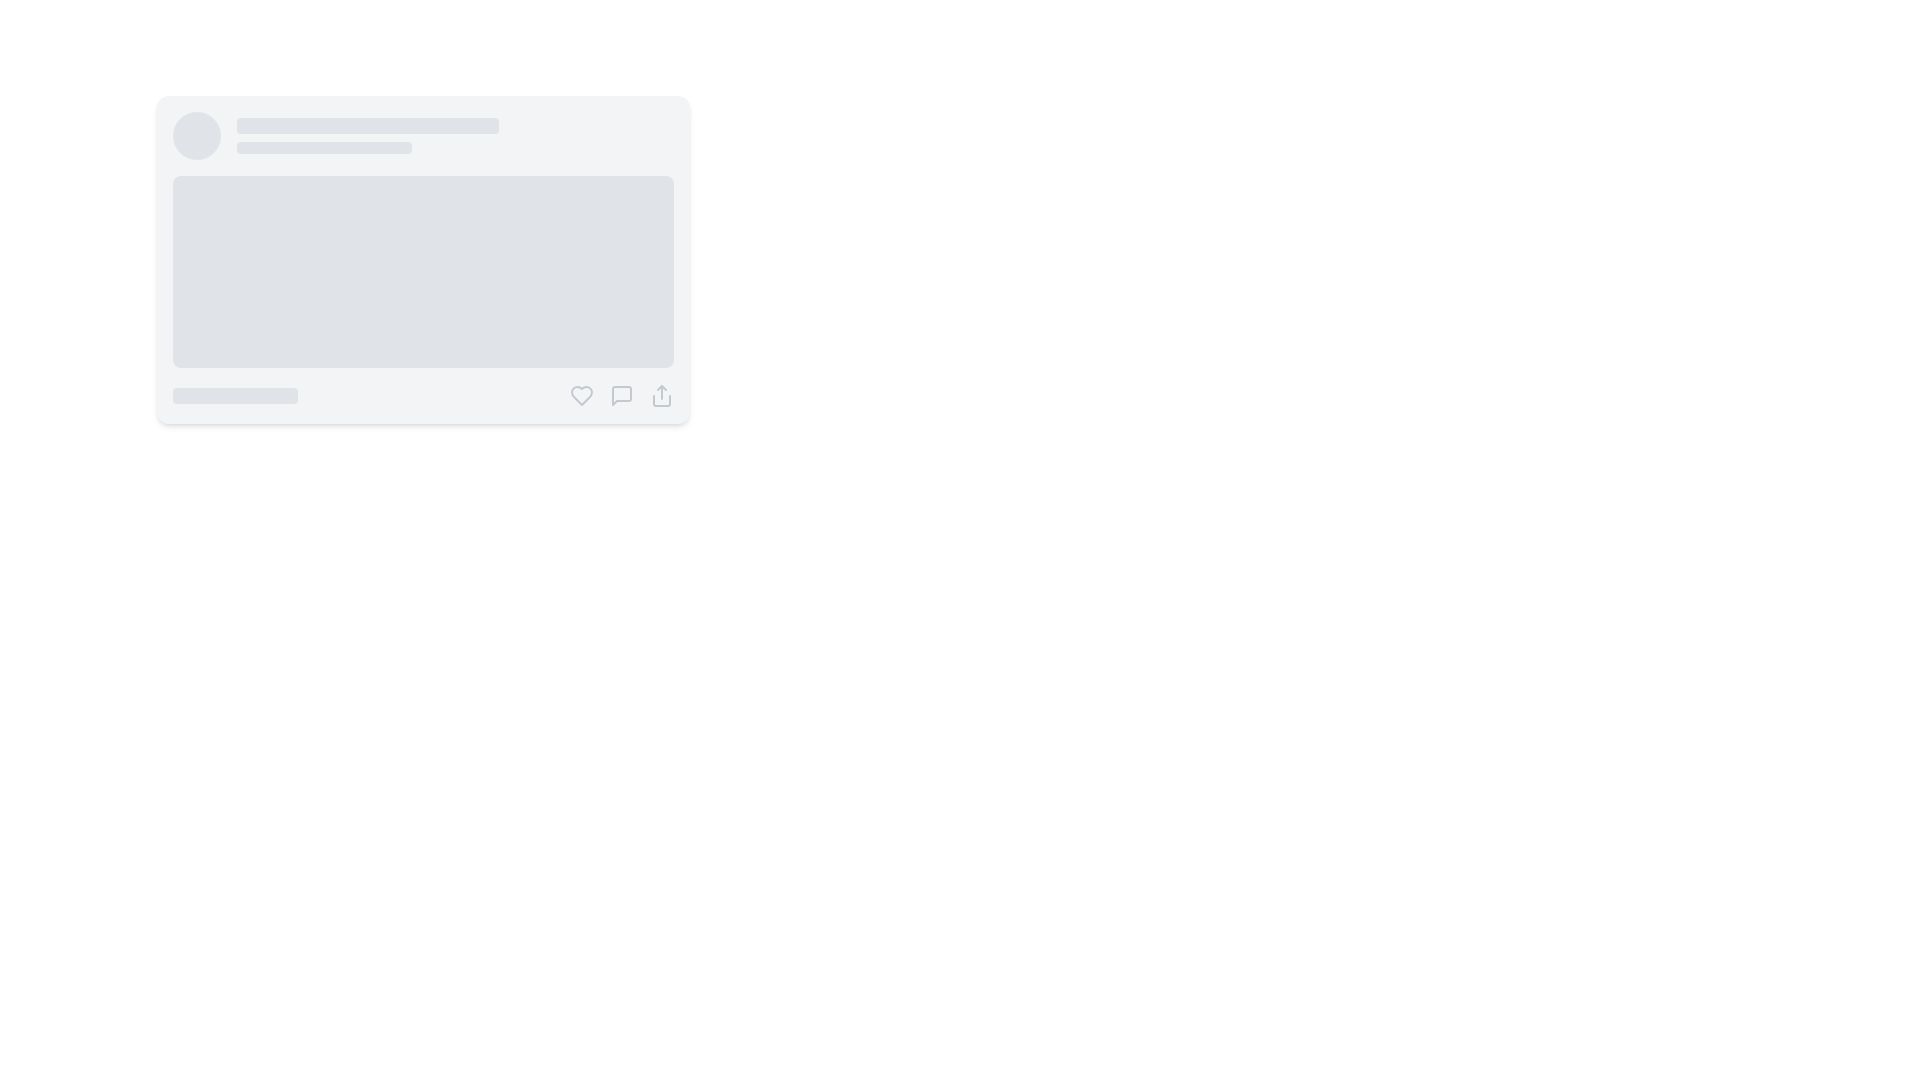  What do you see at coordinates (580, 396) in the screenshot?
I see `the heart-shaped icon located in the bottom-right area of the card layout` at bounding box center [580, 396].